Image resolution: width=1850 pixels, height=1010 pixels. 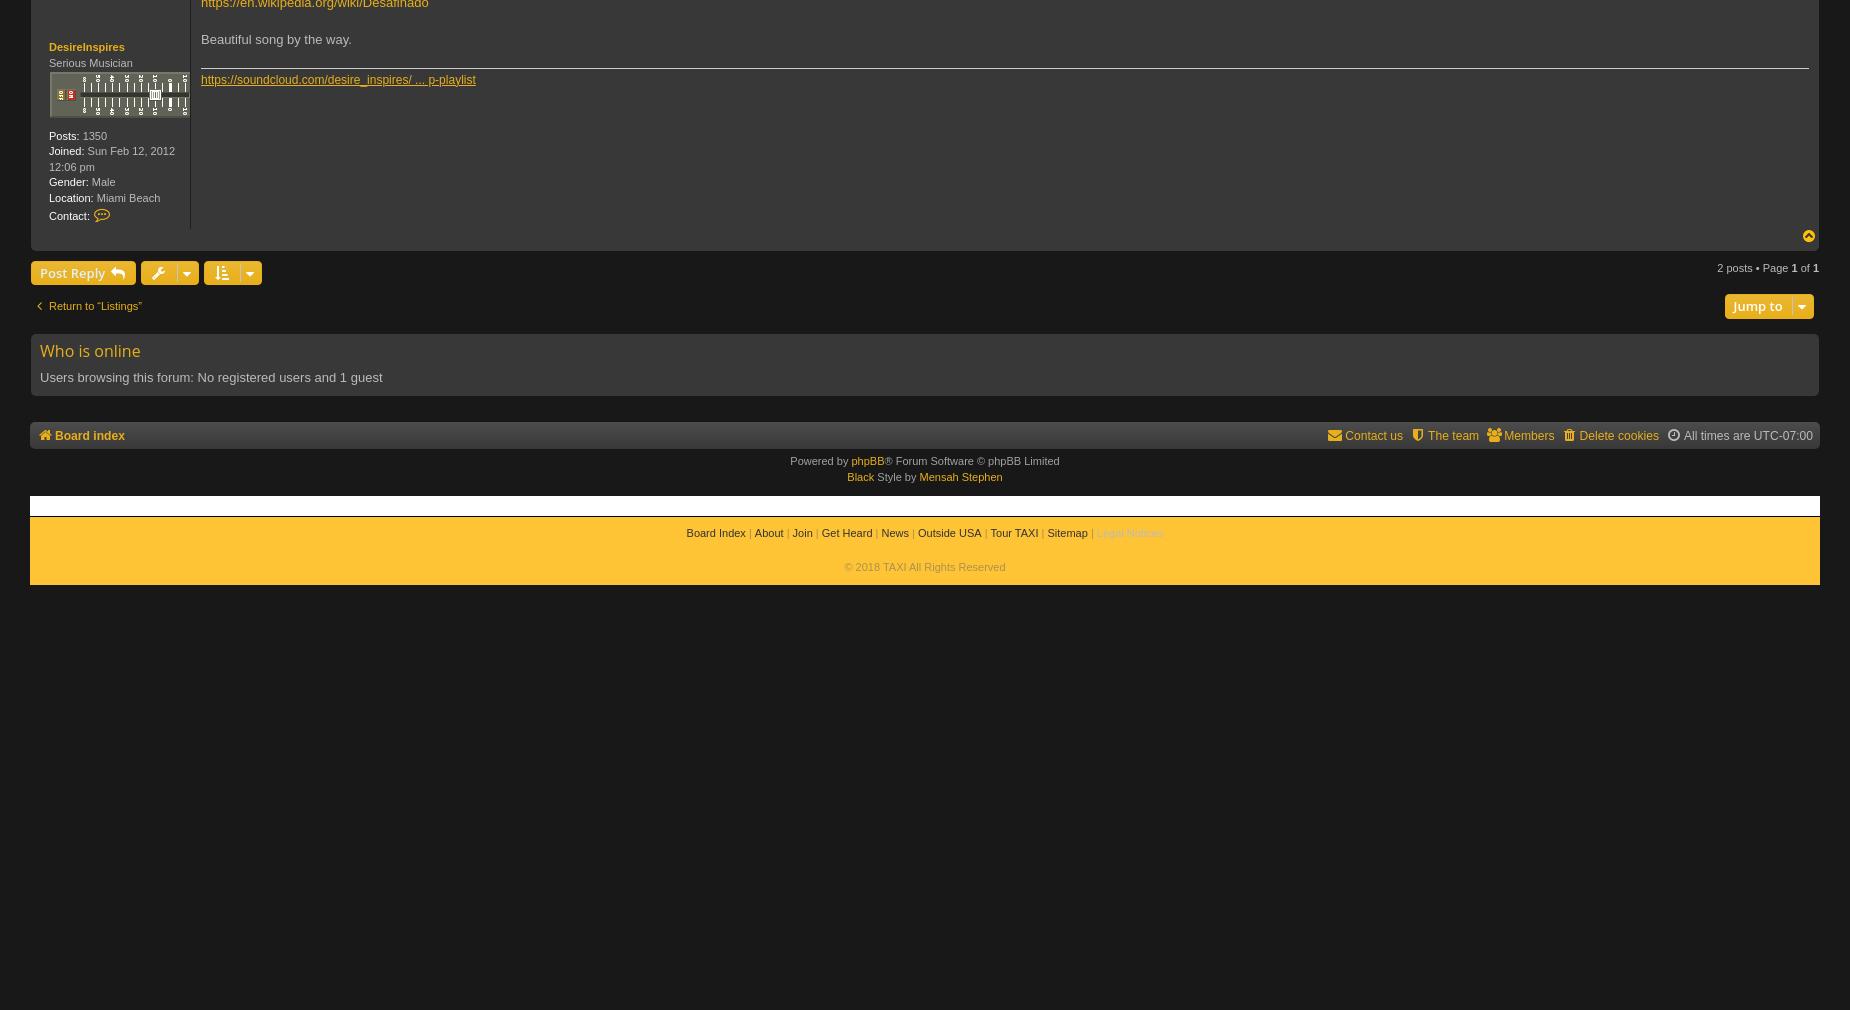 I want to click on 'Joined:', so click(x=65, y=149).